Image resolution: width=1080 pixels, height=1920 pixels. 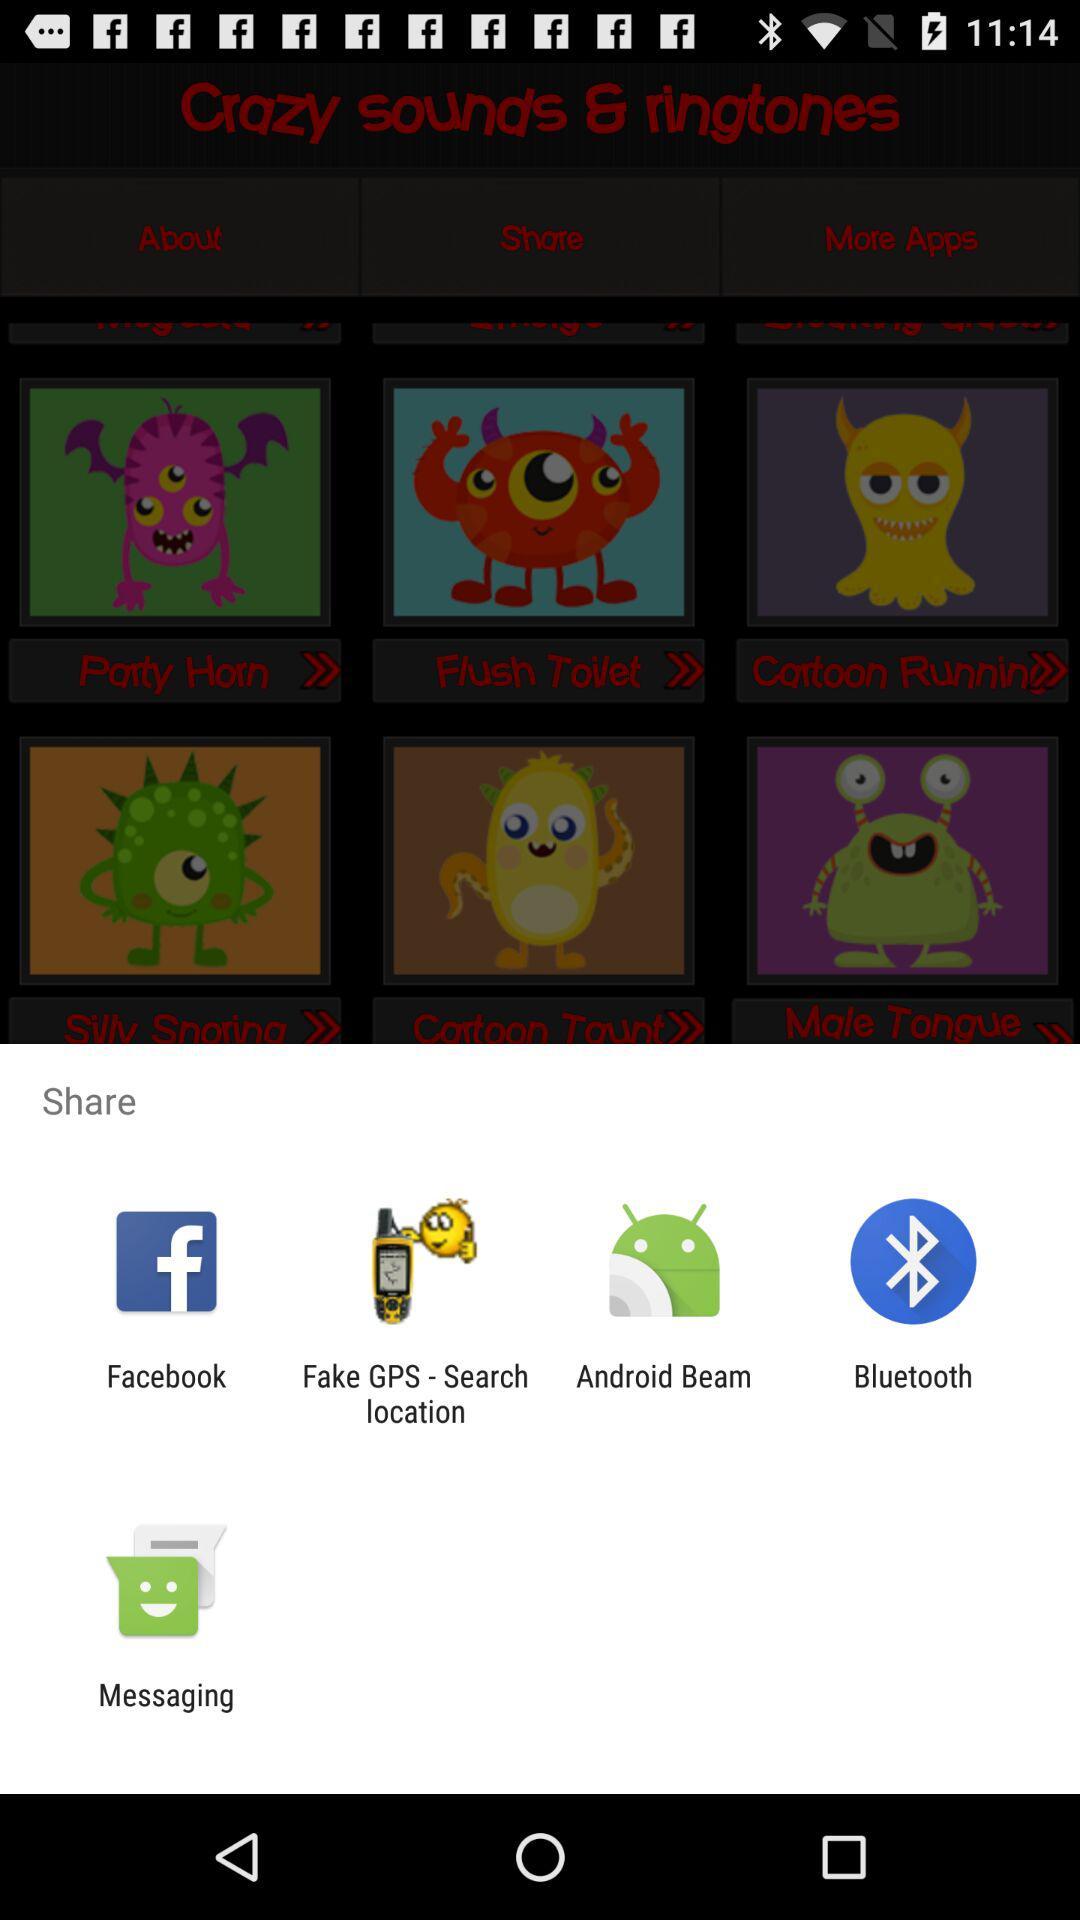 What do you see at coordinates (664, 1392) in the screenshot?
I see `the app next to bluetooth app` at bounding box center [664, 1392].